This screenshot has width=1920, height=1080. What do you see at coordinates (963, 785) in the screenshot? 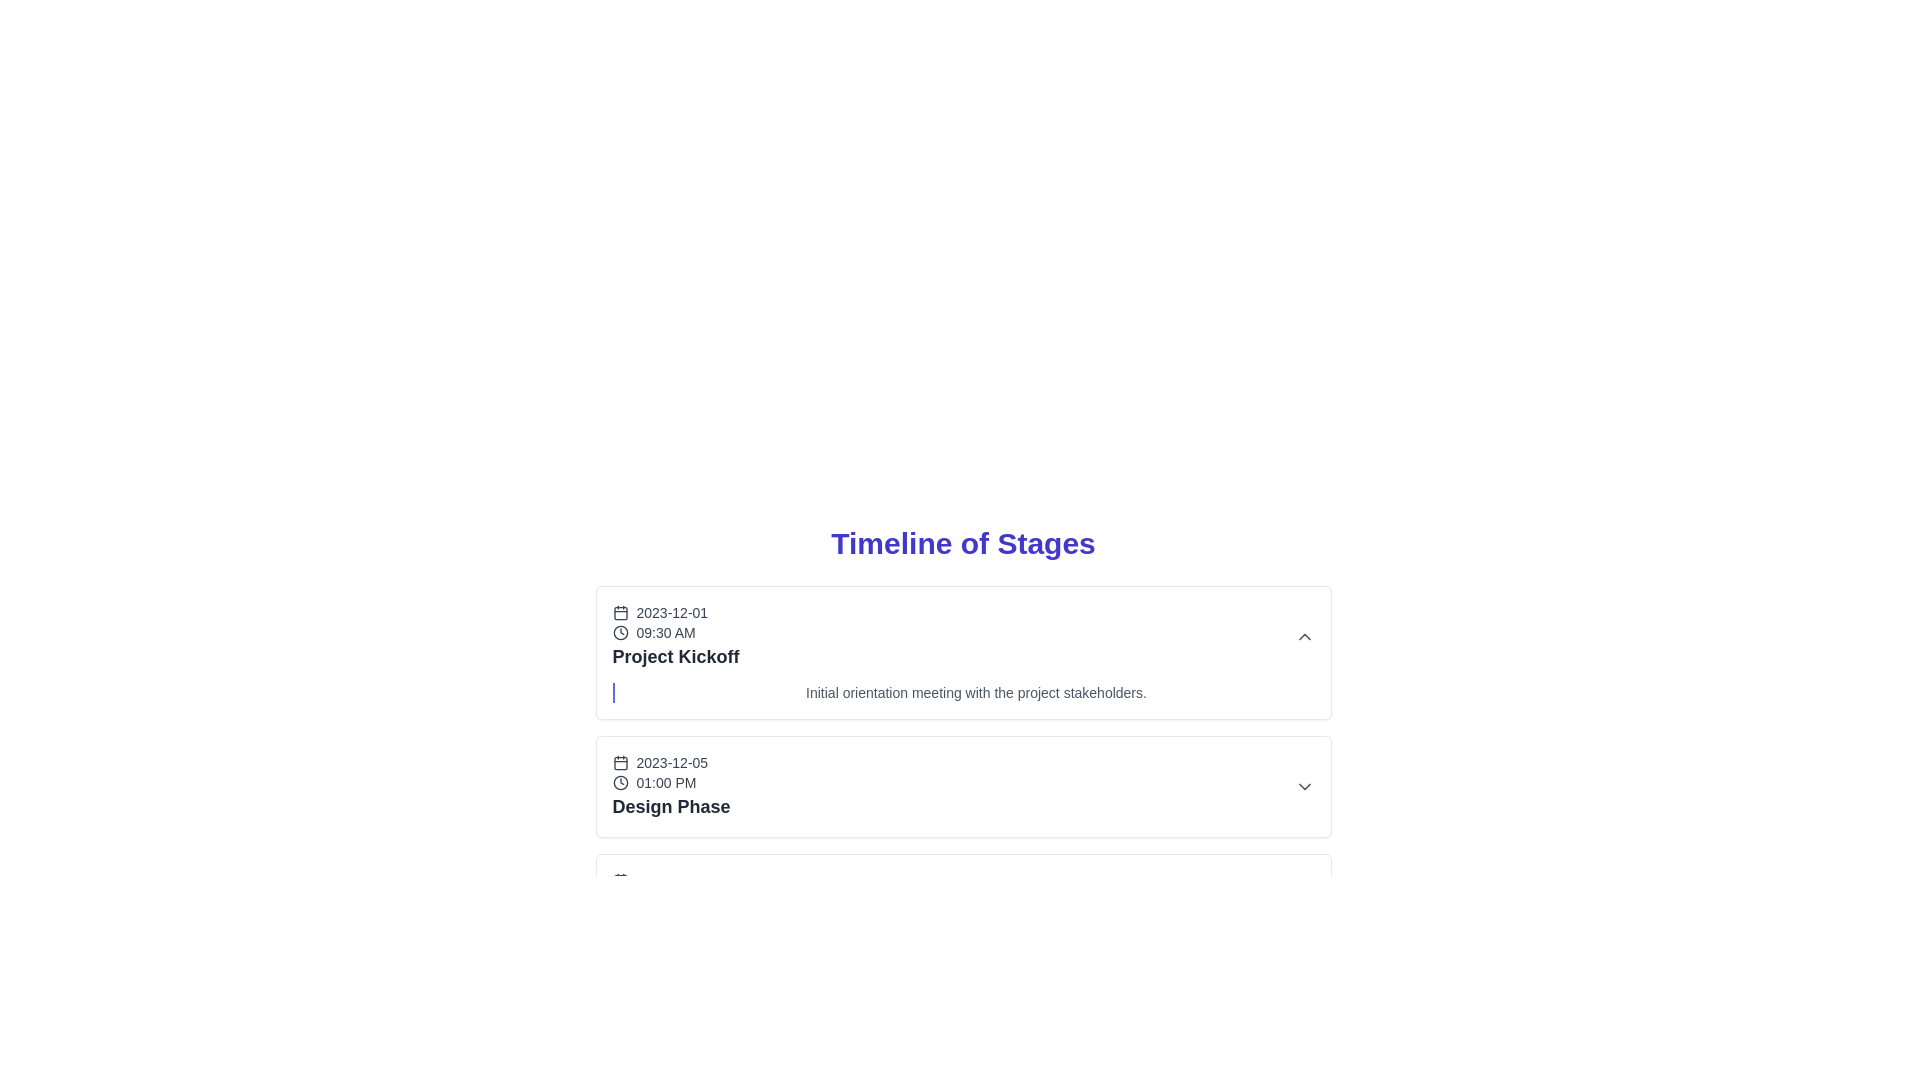
I see `information displayed in the second List Item of the Timeline, which includes the date '2023-12-05', time '01:00 PM', and title 'Design Phase'` at bounding box center [963, 785].